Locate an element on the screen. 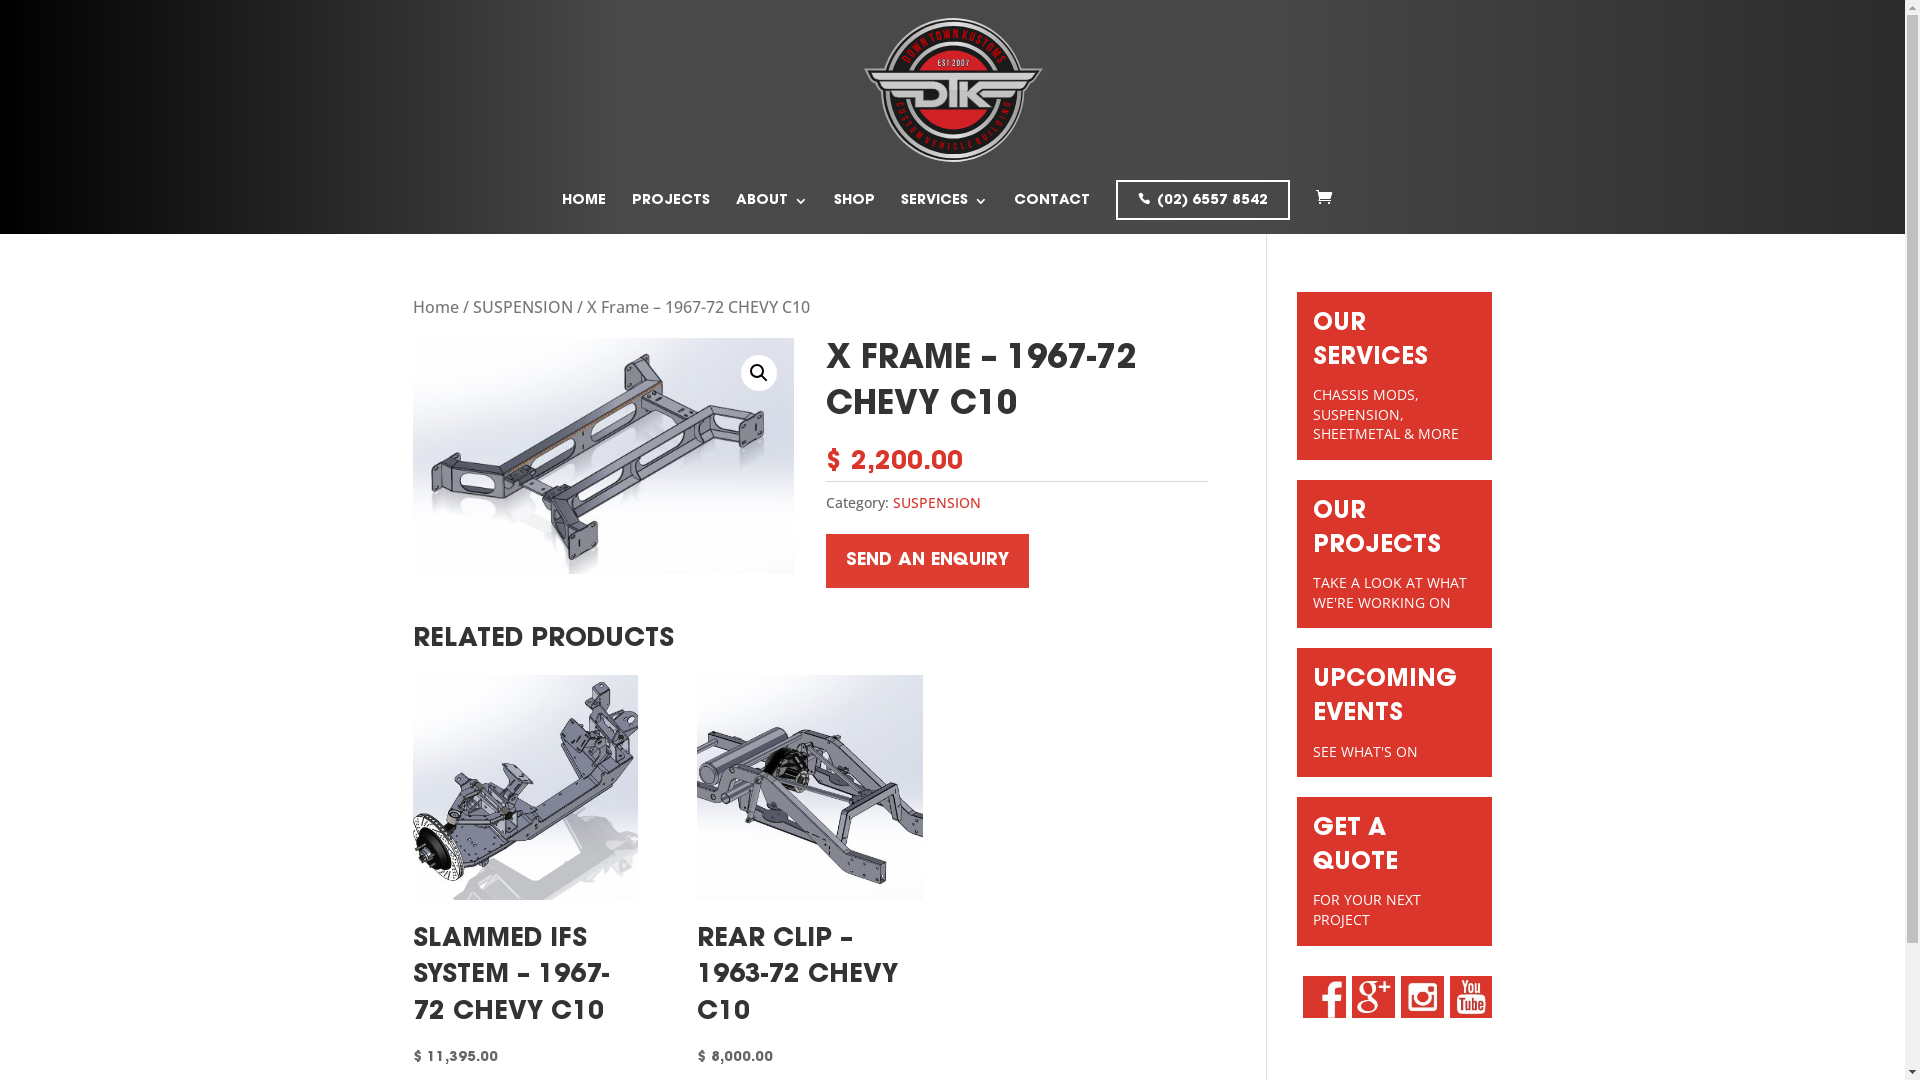  '(02) 6557 8542' is located at coordinates (1202, 200).